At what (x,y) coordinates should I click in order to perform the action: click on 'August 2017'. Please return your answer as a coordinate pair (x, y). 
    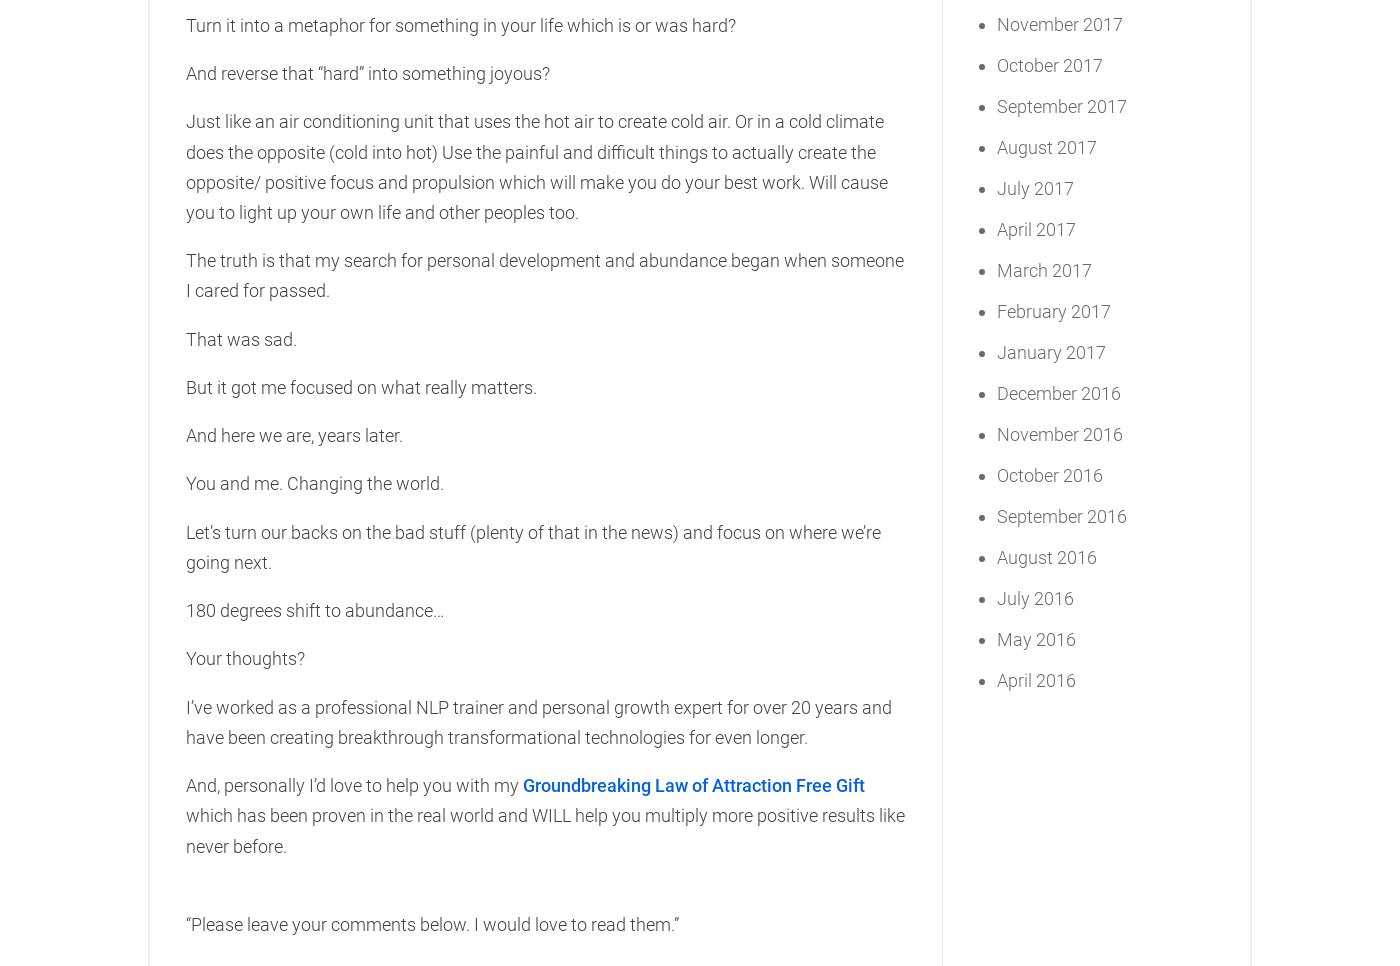
    Looking at the image, I should click on (1047, 145).